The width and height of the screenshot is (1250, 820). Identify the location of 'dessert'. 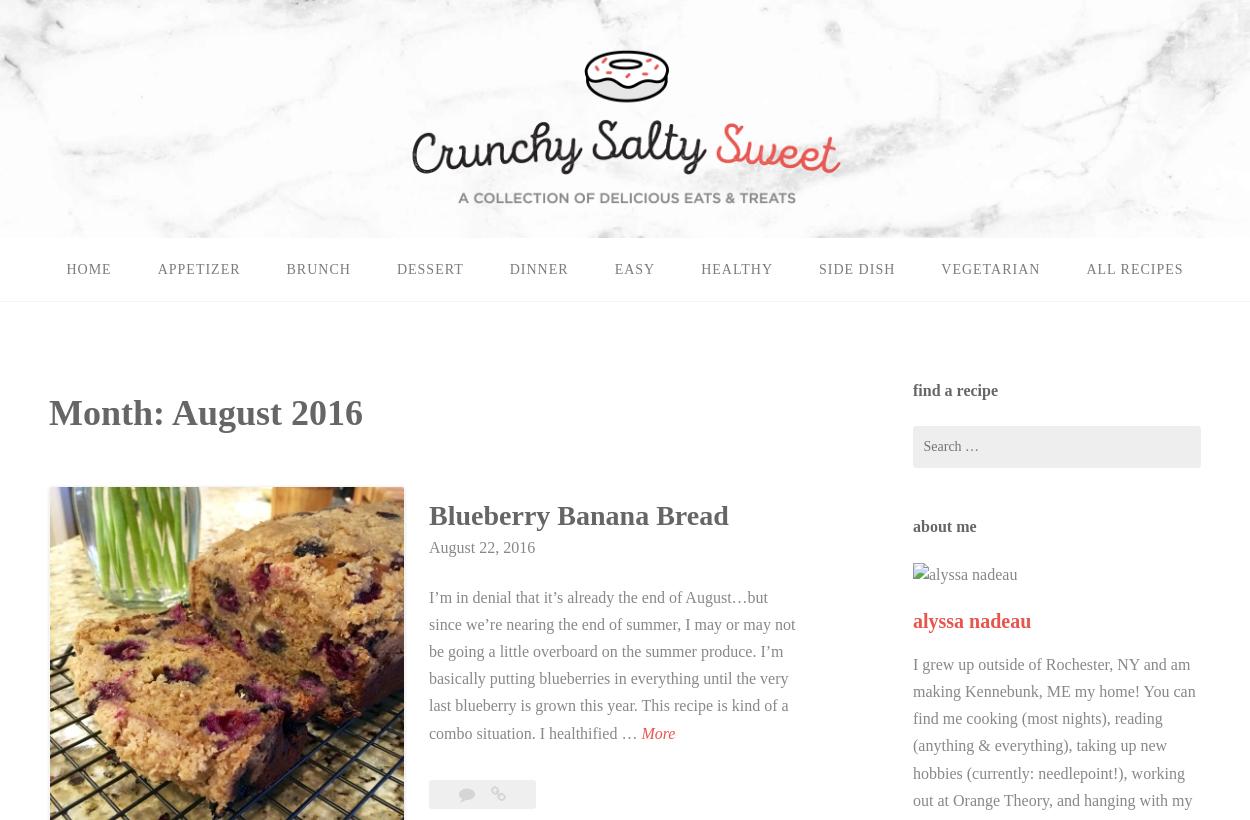
(429, 269).